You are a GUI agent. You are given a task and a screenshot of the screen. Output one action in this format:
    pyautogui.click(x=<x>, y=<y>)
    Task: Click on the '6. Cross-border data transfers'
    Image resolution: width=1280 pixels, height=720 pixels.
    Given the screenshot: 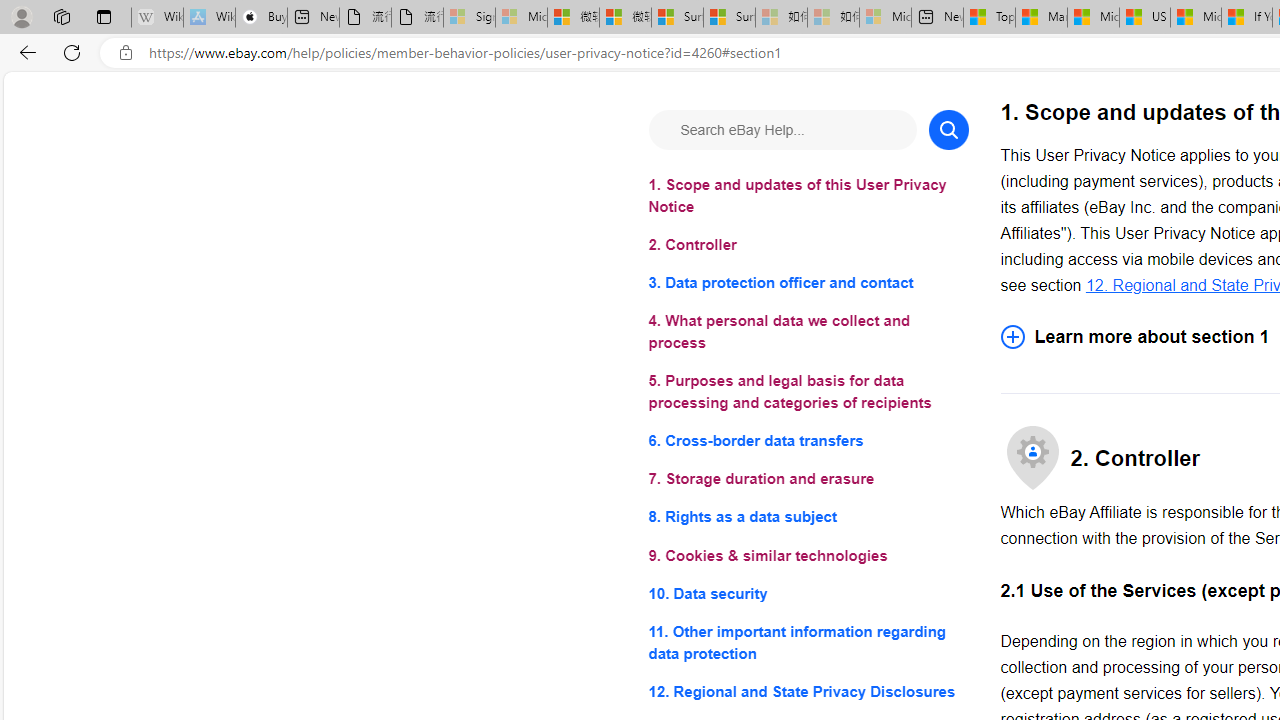 What is the action you would take?
    pyautogui.click(x=808, y=440)
    